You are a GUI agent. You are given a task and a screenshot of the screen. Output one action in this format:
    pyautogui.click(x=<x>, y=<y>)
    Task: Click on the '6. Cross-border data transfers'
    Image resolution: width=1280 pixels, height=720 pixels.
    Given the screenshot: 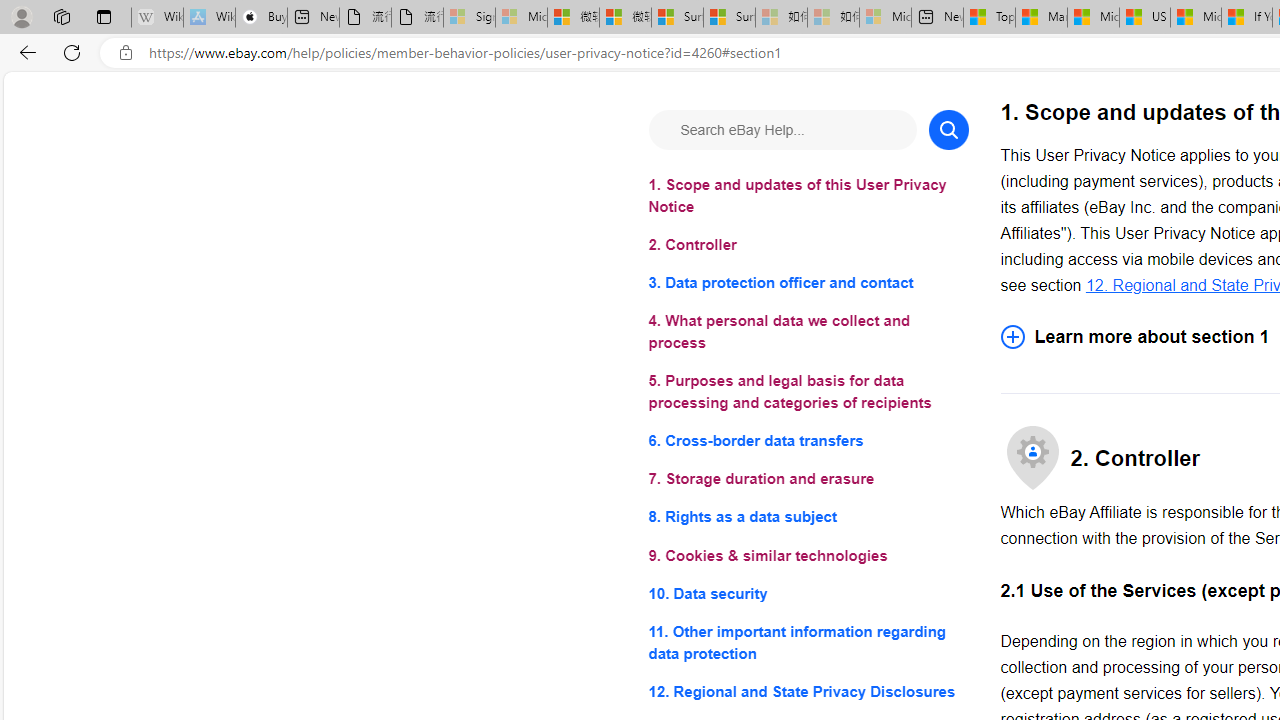 What is the action you would take?
    pyautogui.click(x=808, y=440)
    